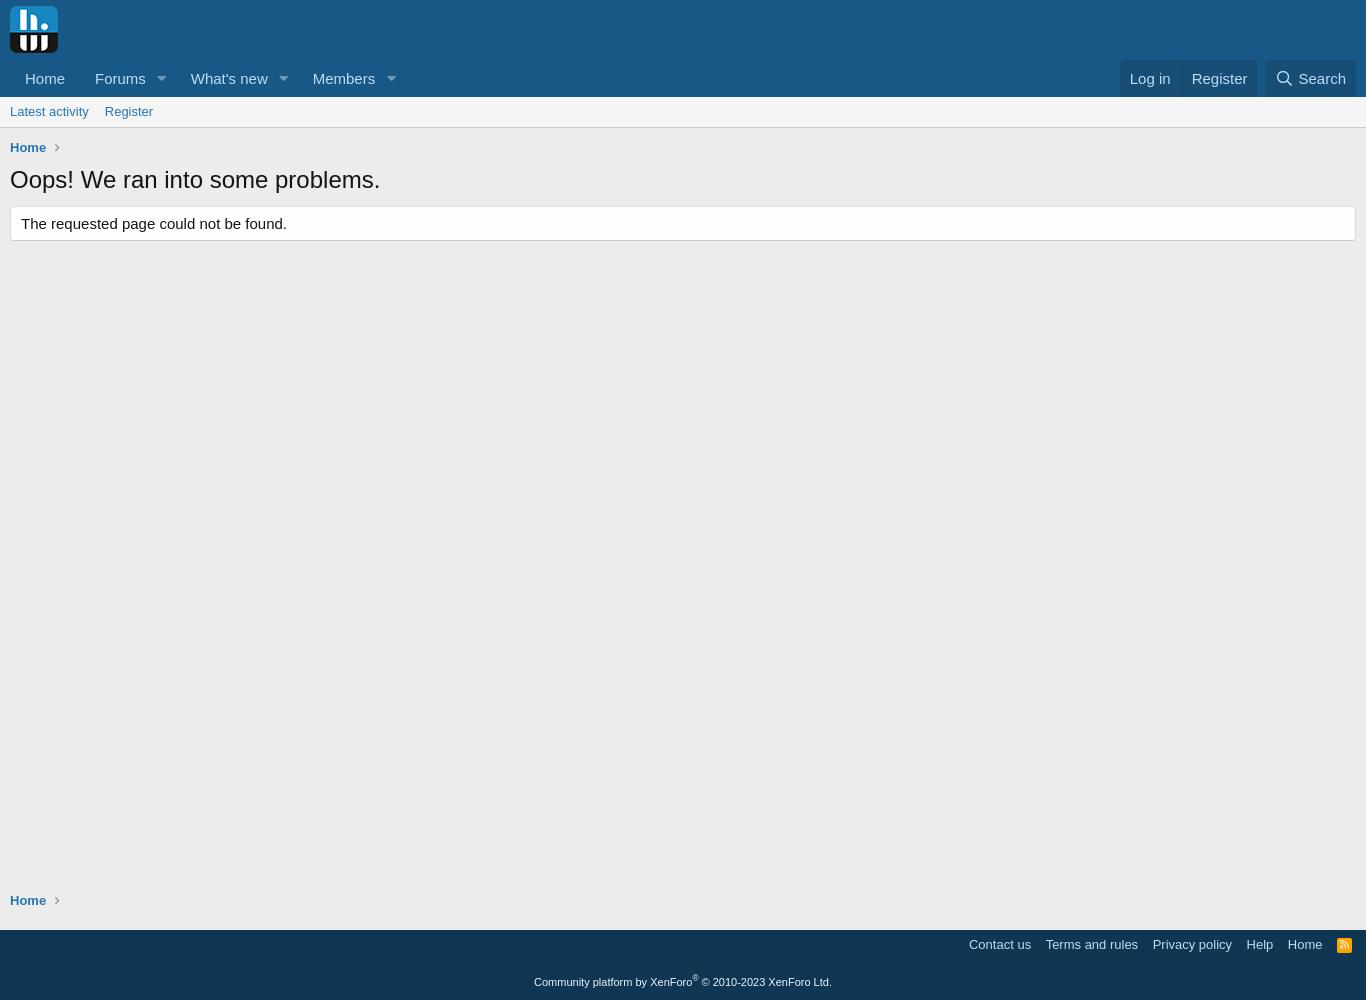  I want to click on 'Terms and rules', so click(1090, 943).